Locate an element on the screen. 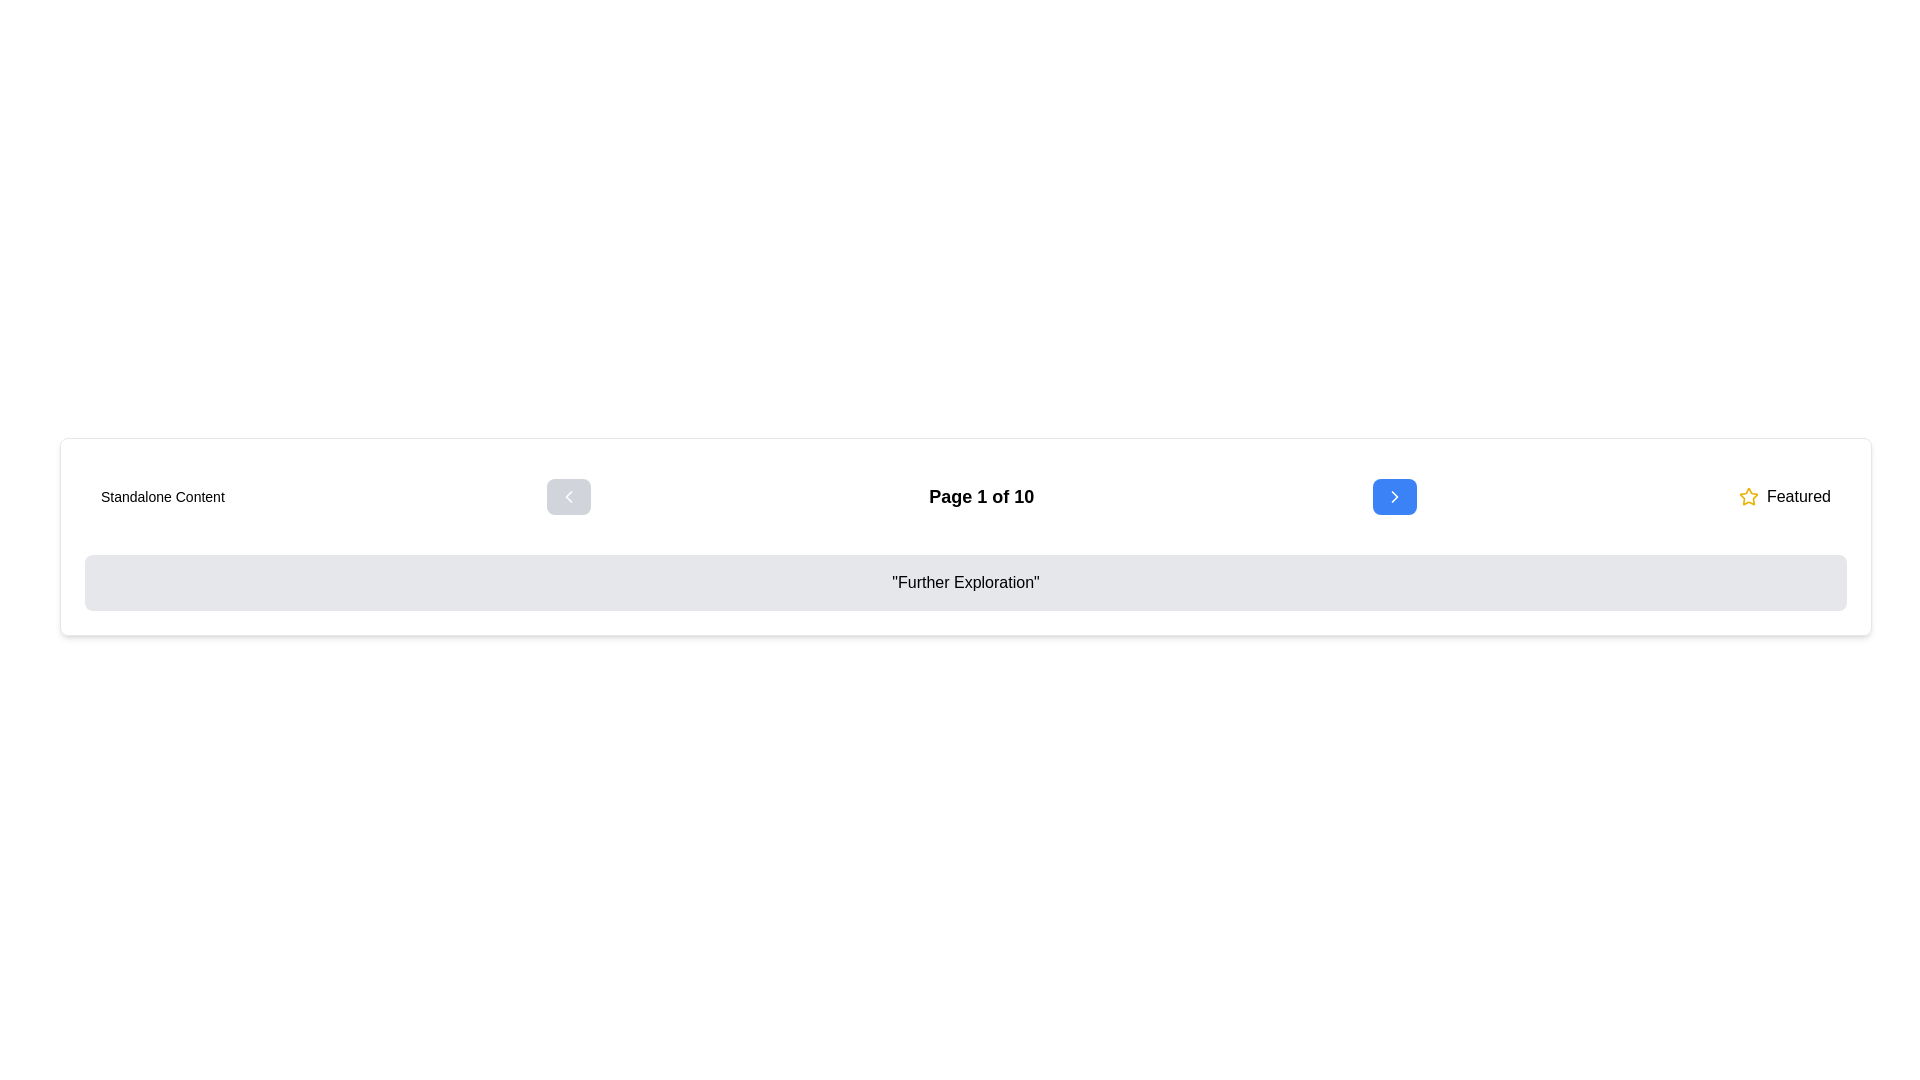 The height and width of the screenshot is (1080, 1920). the text label that indicates the current page number and the total number of pages in the paginated series, located centrally between the left and right chevron icons is located at coordinates (981, 496).